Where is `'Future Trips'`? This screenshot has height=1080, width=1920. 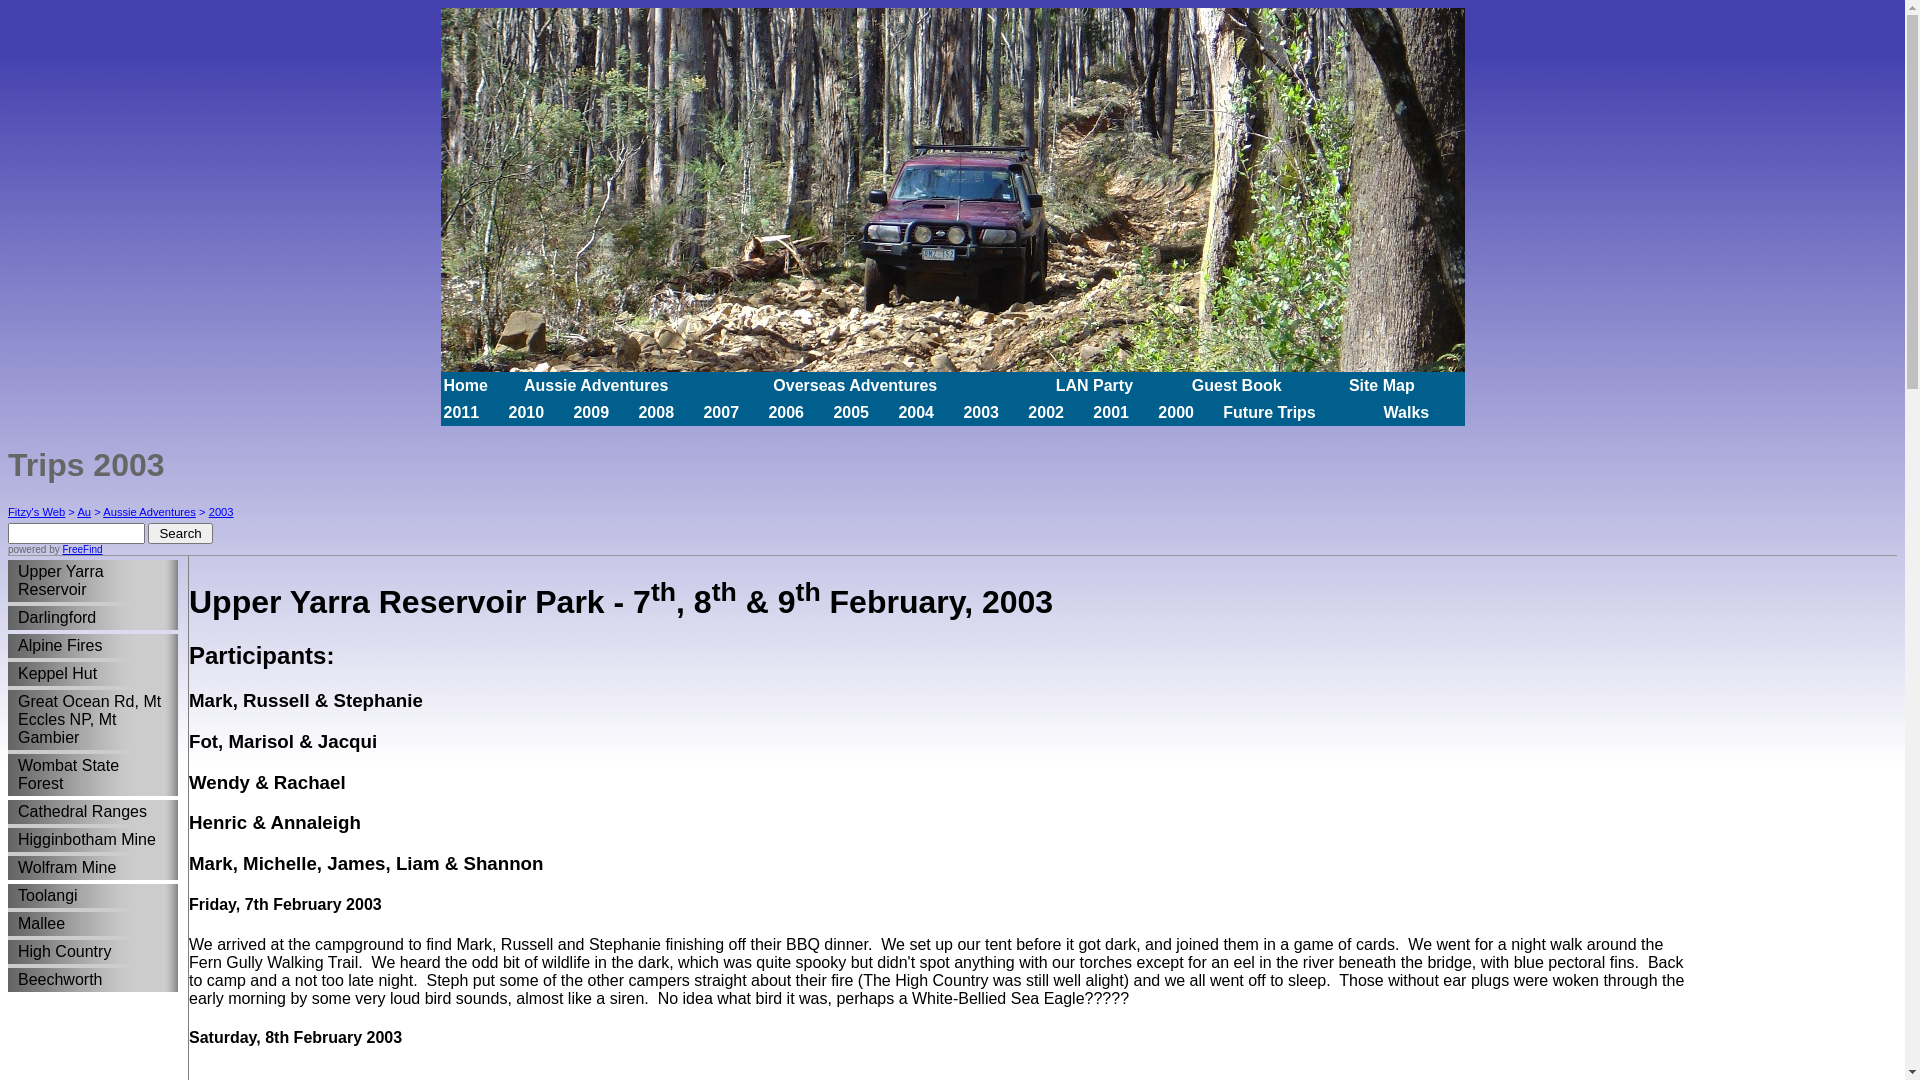 'Future Trips' is located at coordinates (1267, 411).